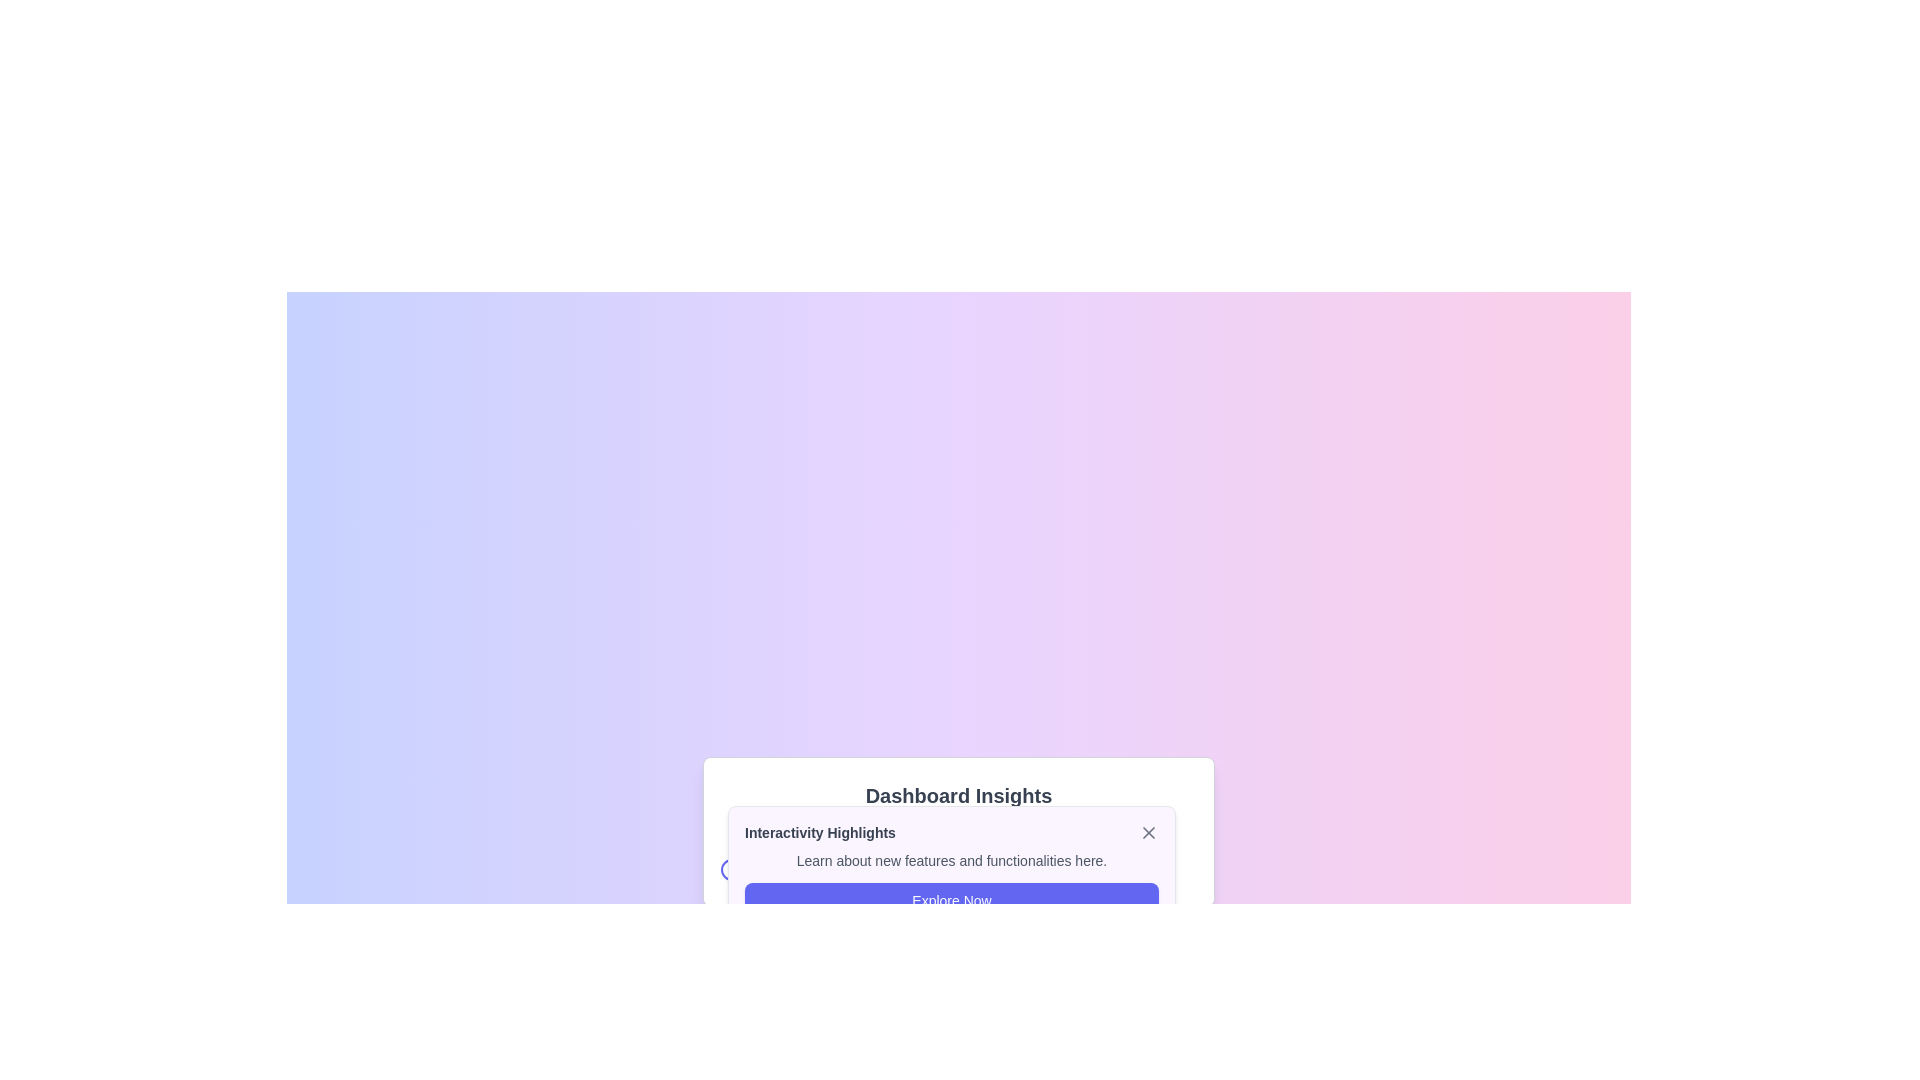 This screenshot has height=1080, width=1920. Describe the element at coordinates (950, 859) in the screenshot. I see `the informational text label within the 'Interactivity Highlights' popup, located directly below the main title and above the 'Explore Now' button` at that location.